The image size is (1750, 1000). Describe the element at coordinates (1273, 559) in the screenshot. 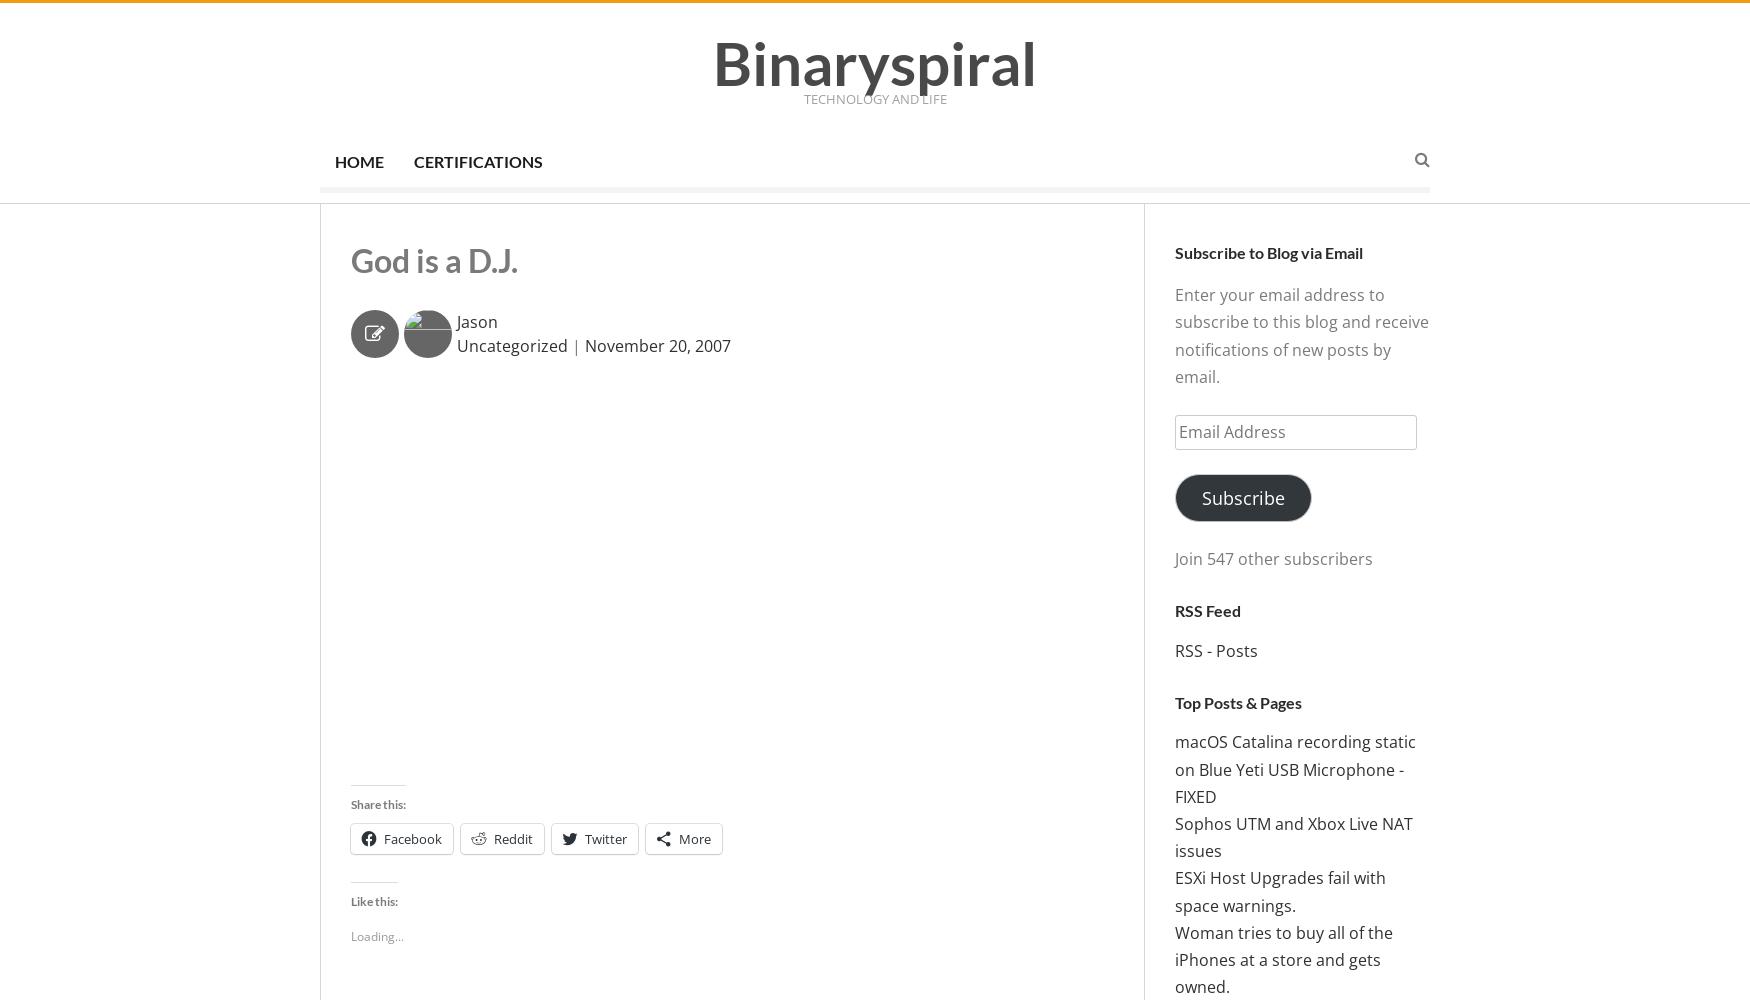

I see `'Join 547 other subscribers'` at that location.